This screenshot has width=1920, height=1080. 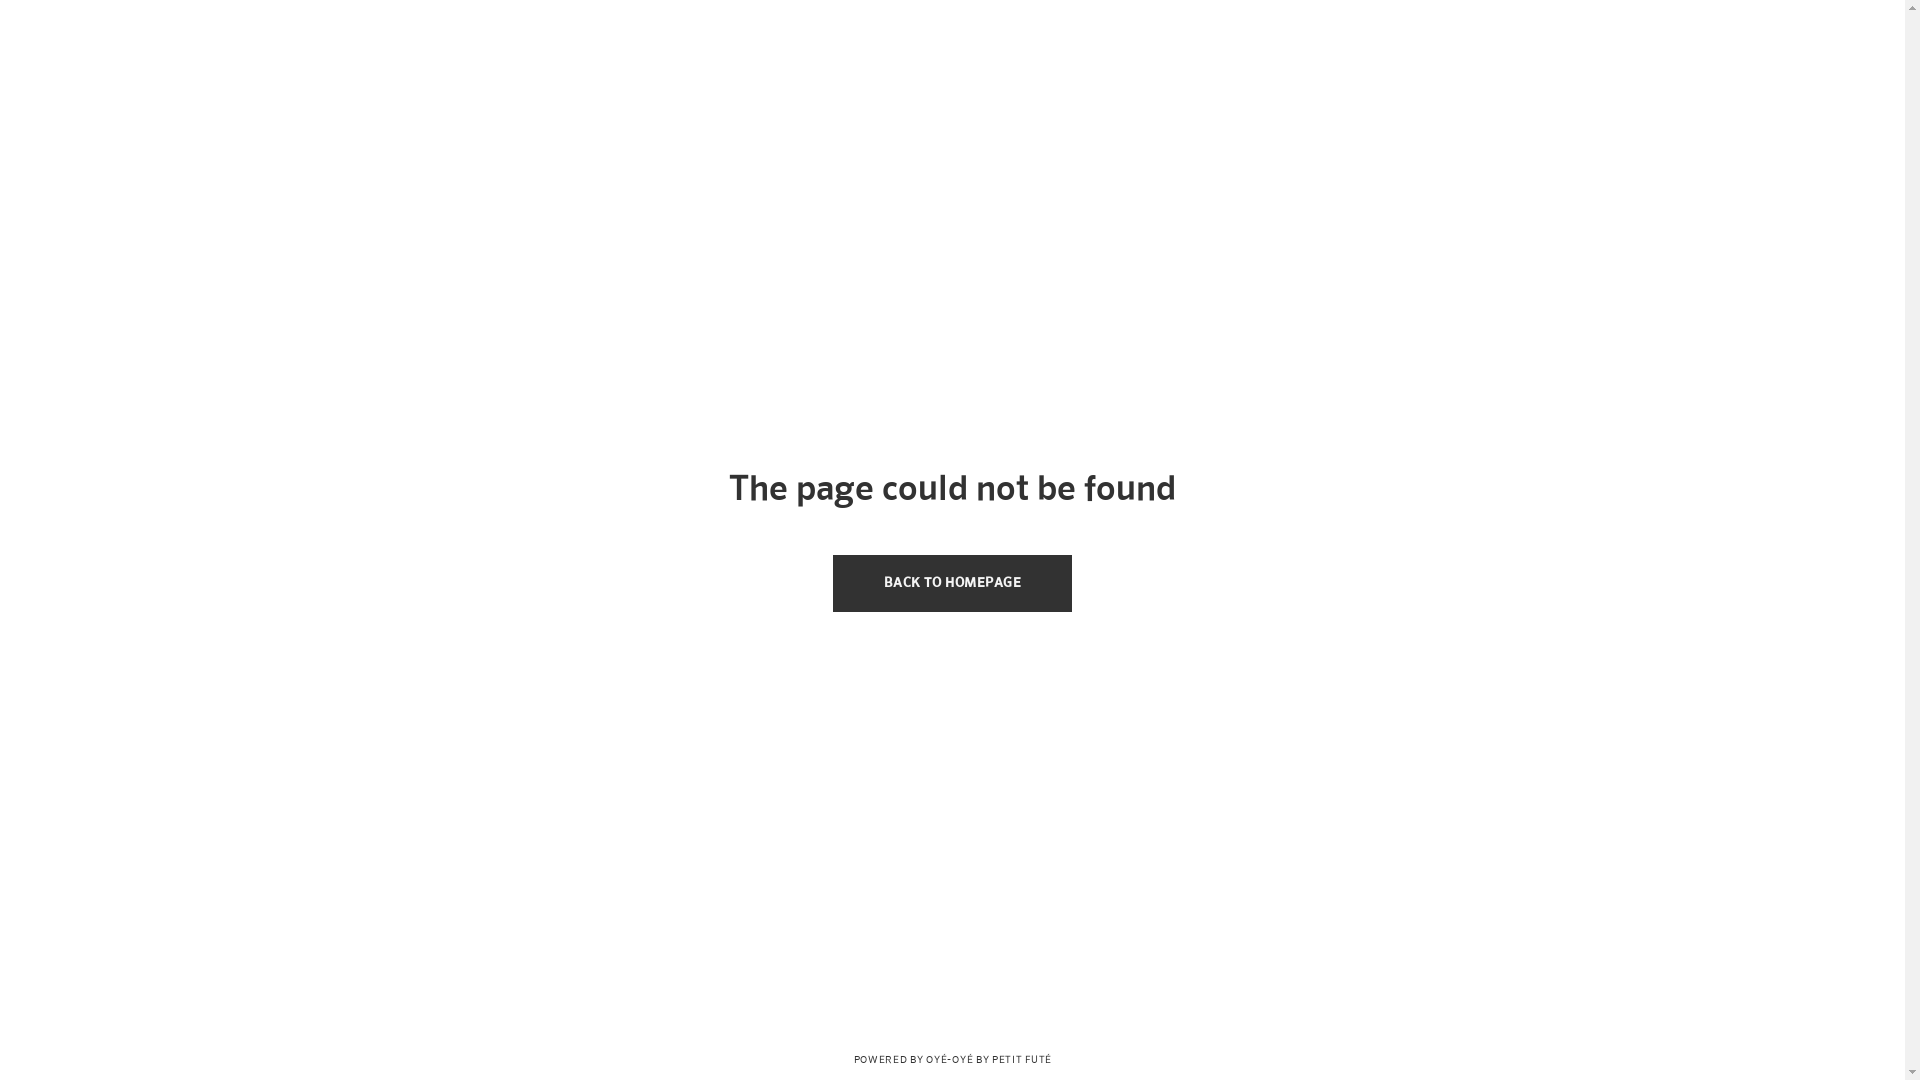 I want to click on 'BACK TO HOMEPAGE', so click(x=951, y=583).